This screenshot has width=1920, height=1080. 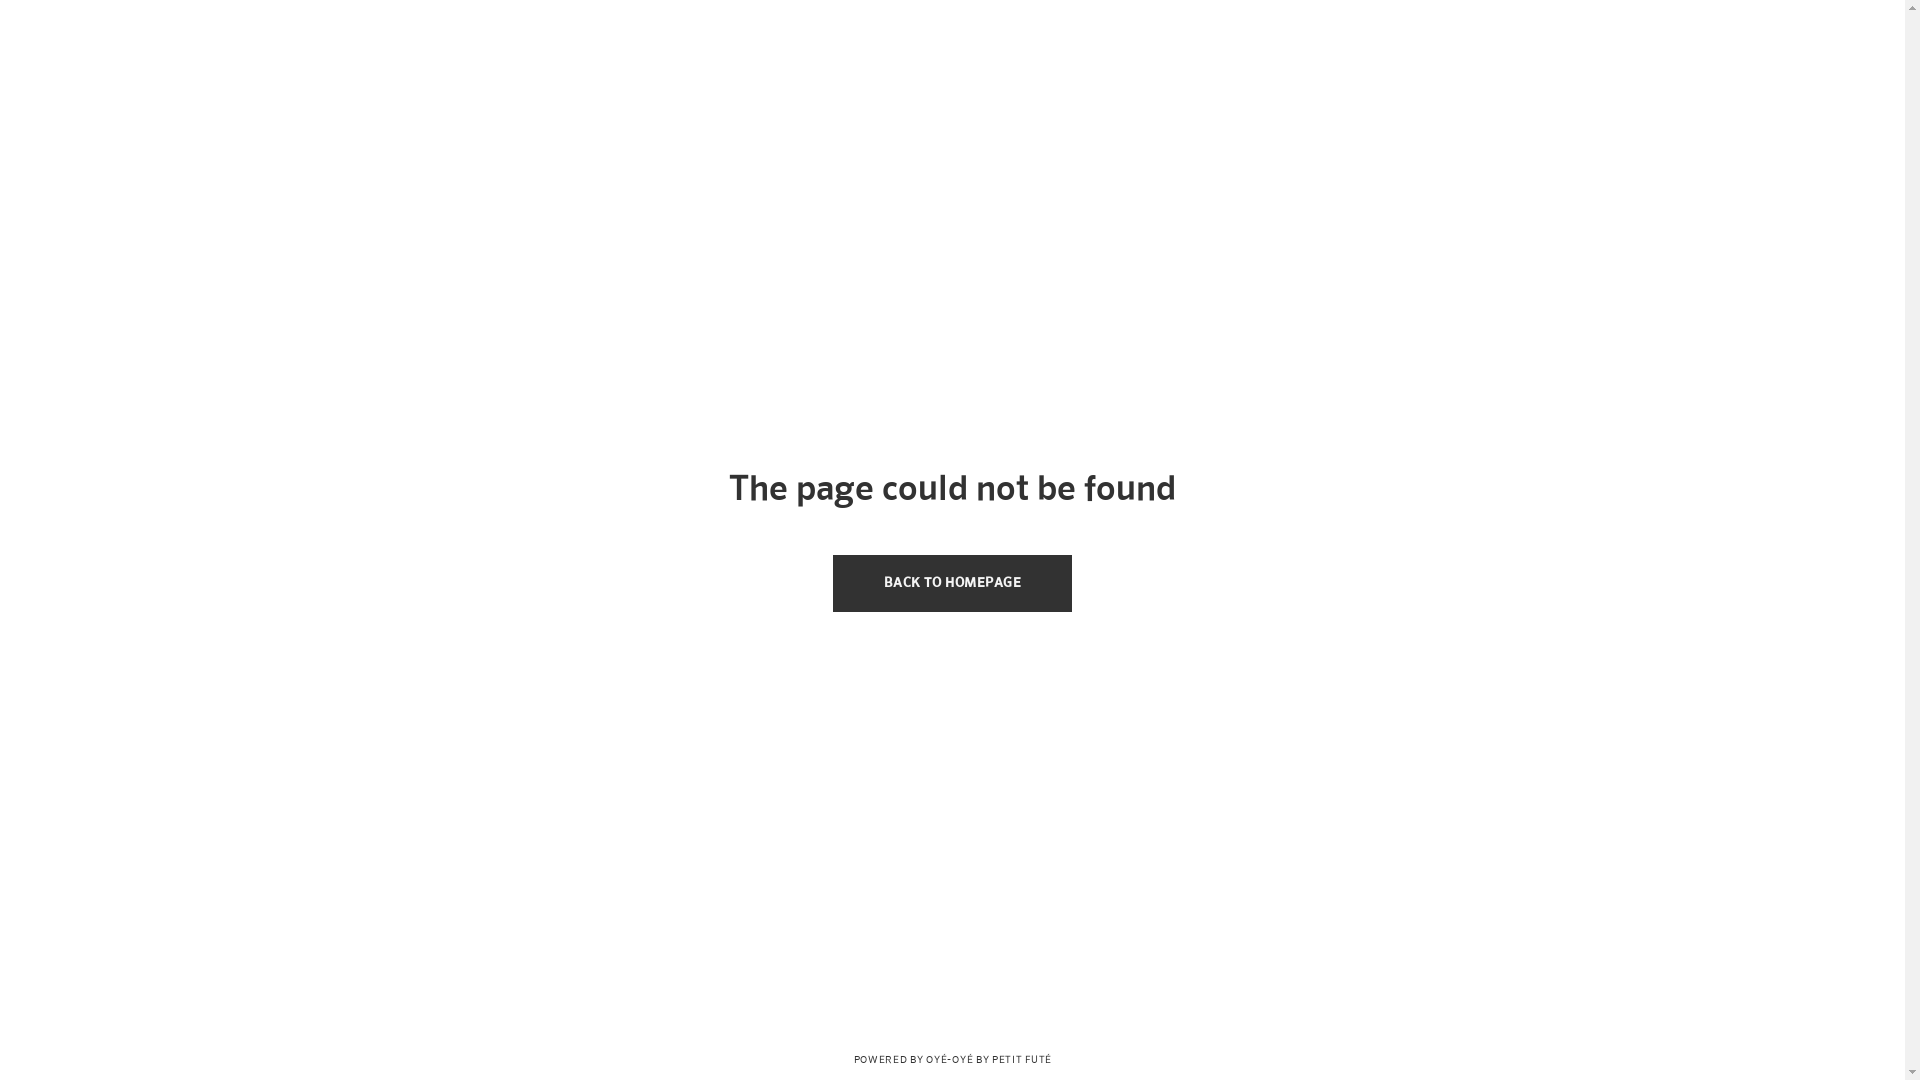 I want to click on 'BACK TO HOMEPAGE', so click(x=951, y=583).